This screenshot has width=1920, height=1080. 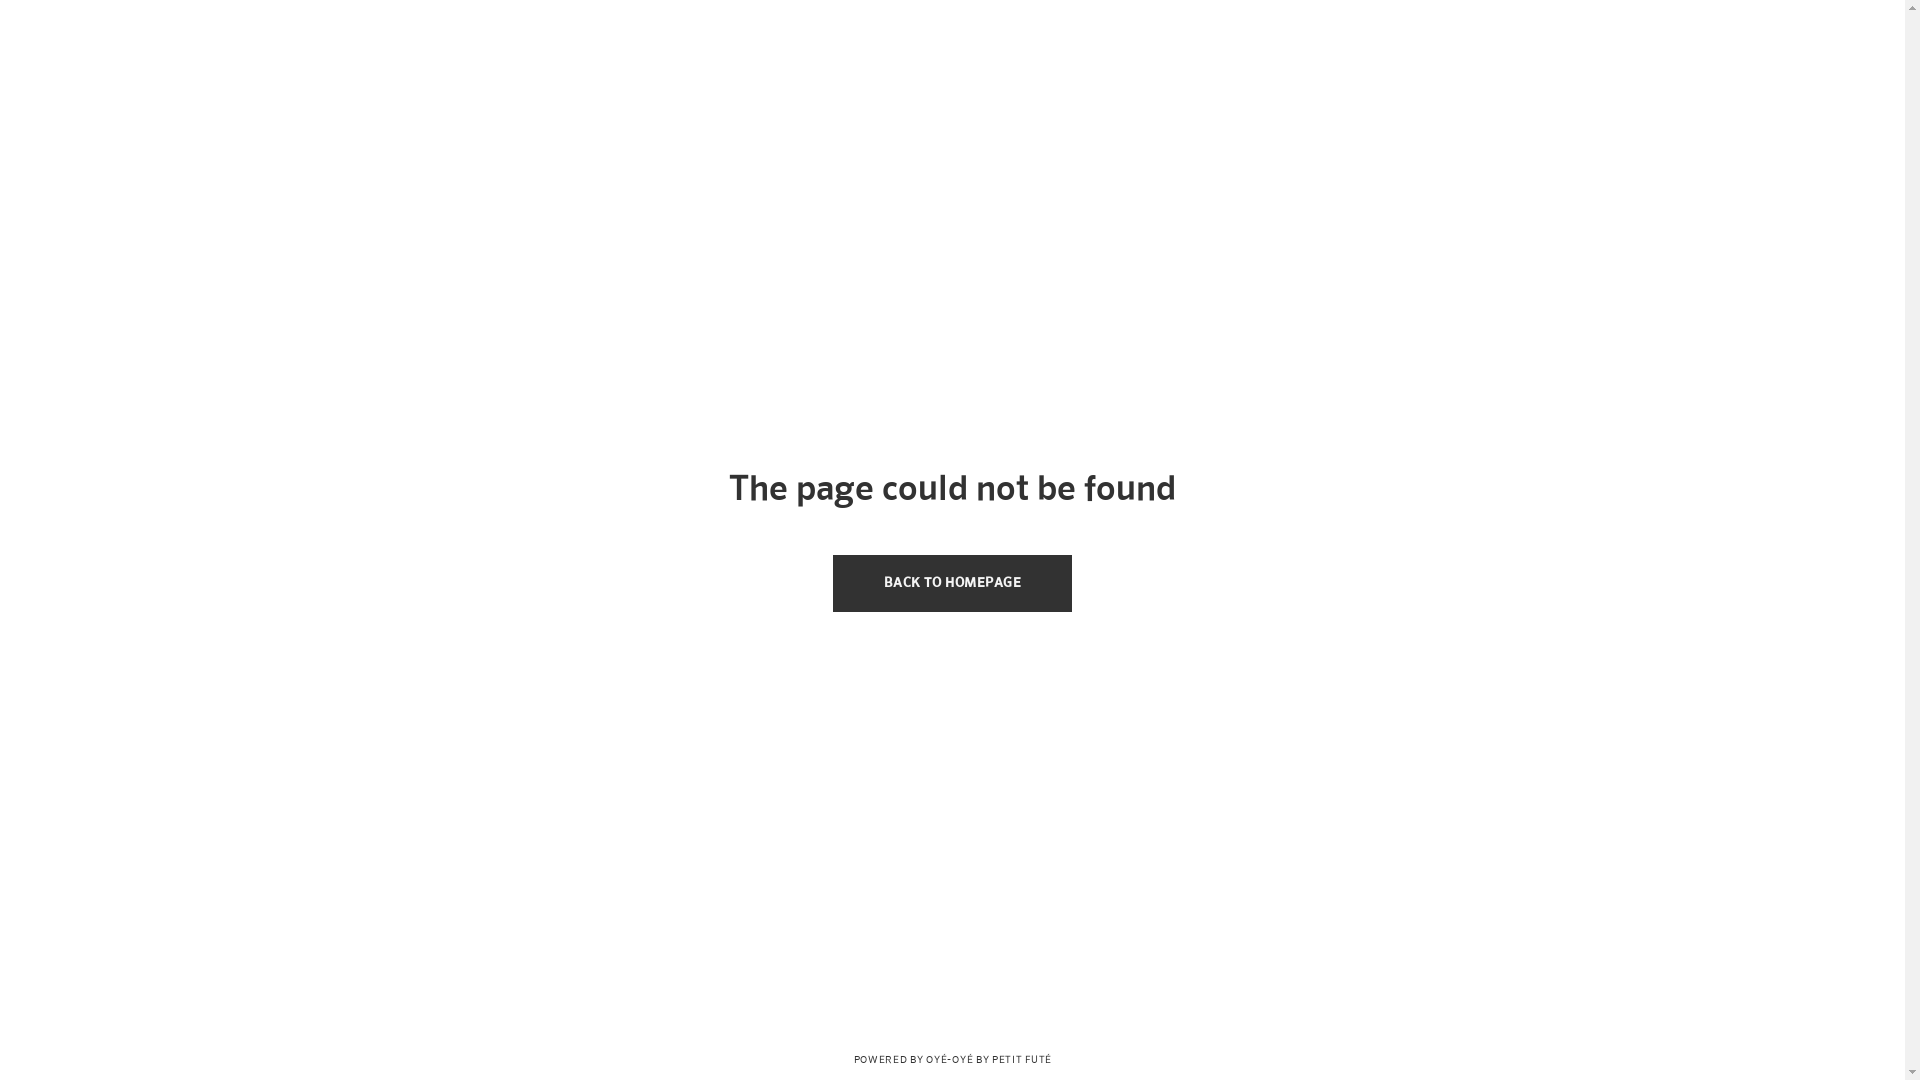 I want to click on 'BACK TO HOMEPAGE', so click(x=951, y=583).